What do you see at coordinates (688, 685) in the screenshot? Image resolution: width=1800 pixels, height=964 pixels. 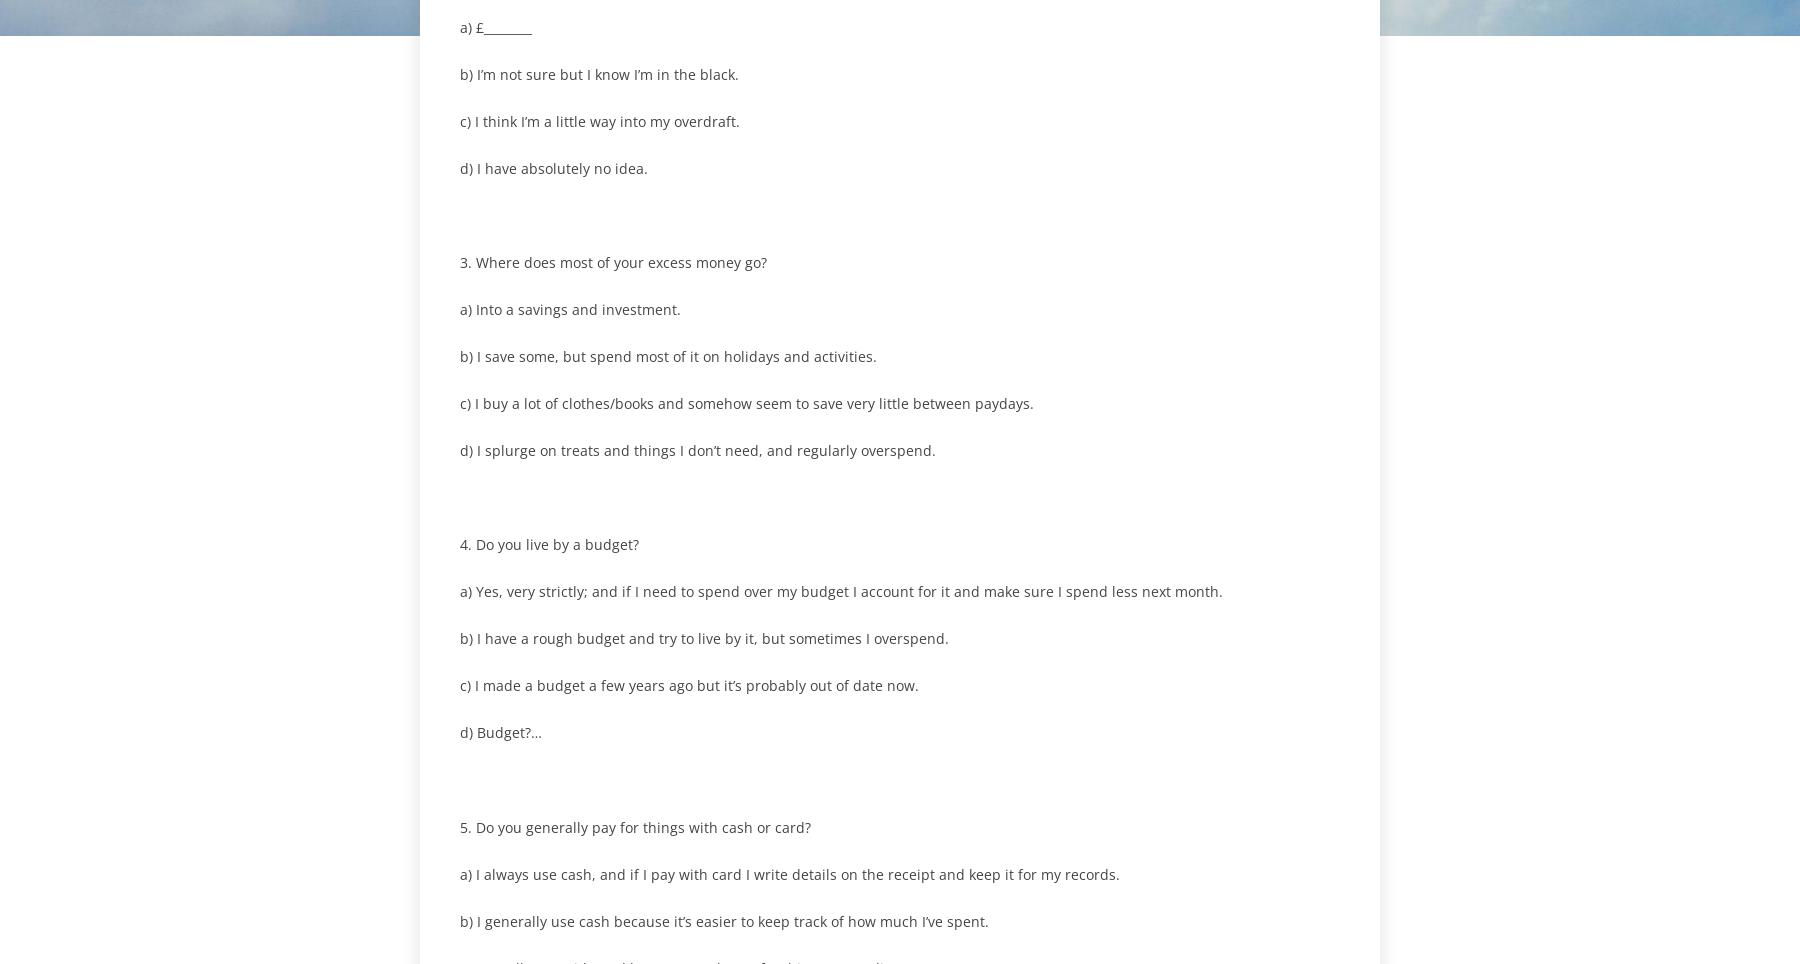 I see `'c) I made a budget a few years ago but it’s probably out of date now.'` at bounding box center [688, 685].